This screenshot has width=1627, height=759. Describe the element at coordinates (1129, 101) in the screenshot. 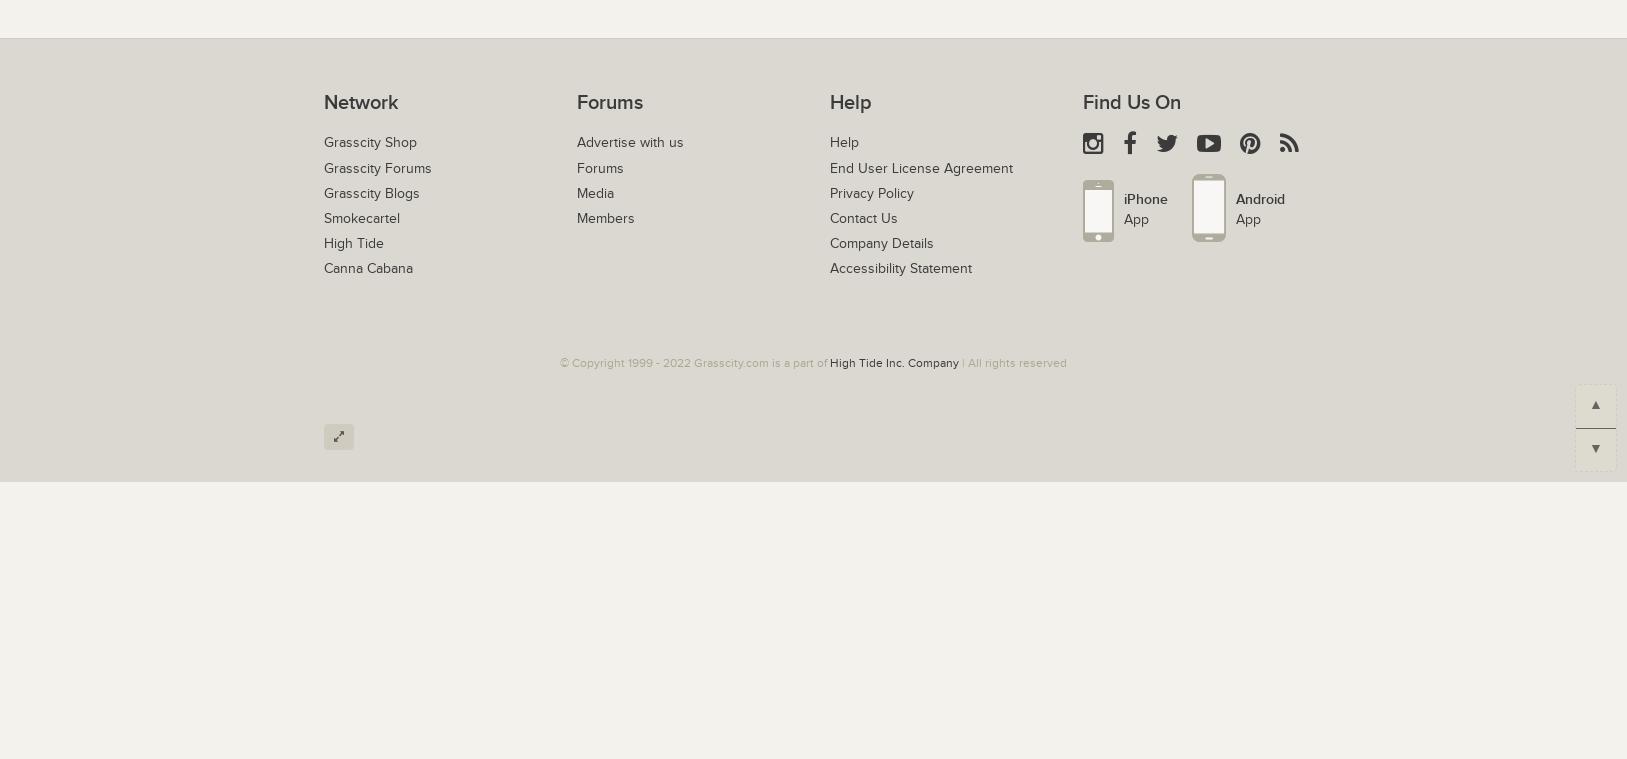

I see `'Find Us On'` at that location.